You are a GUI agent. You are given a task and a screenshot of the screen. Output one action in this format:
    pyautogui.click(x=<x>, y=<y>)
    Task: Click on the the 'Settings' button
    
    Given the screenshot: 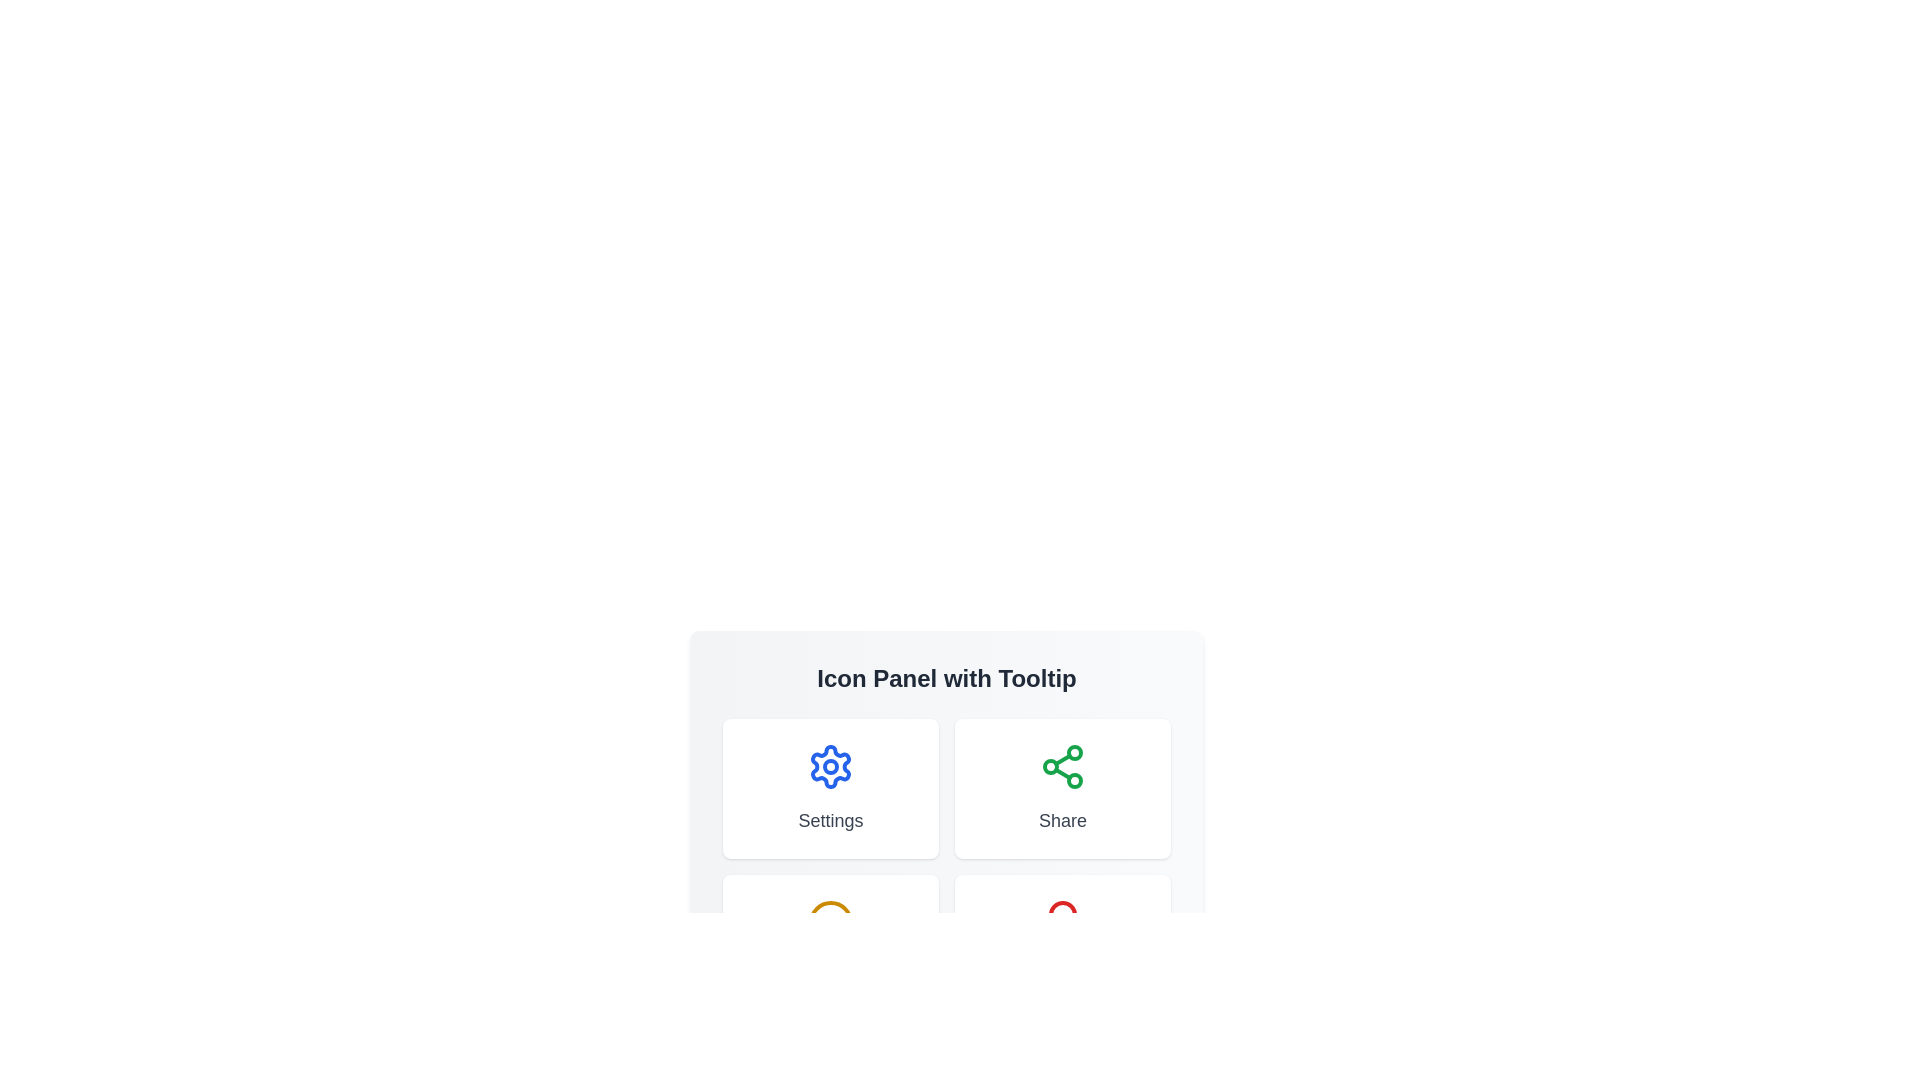 What is the action you would take?
    pyautogui.click(x=830, y=788)
    